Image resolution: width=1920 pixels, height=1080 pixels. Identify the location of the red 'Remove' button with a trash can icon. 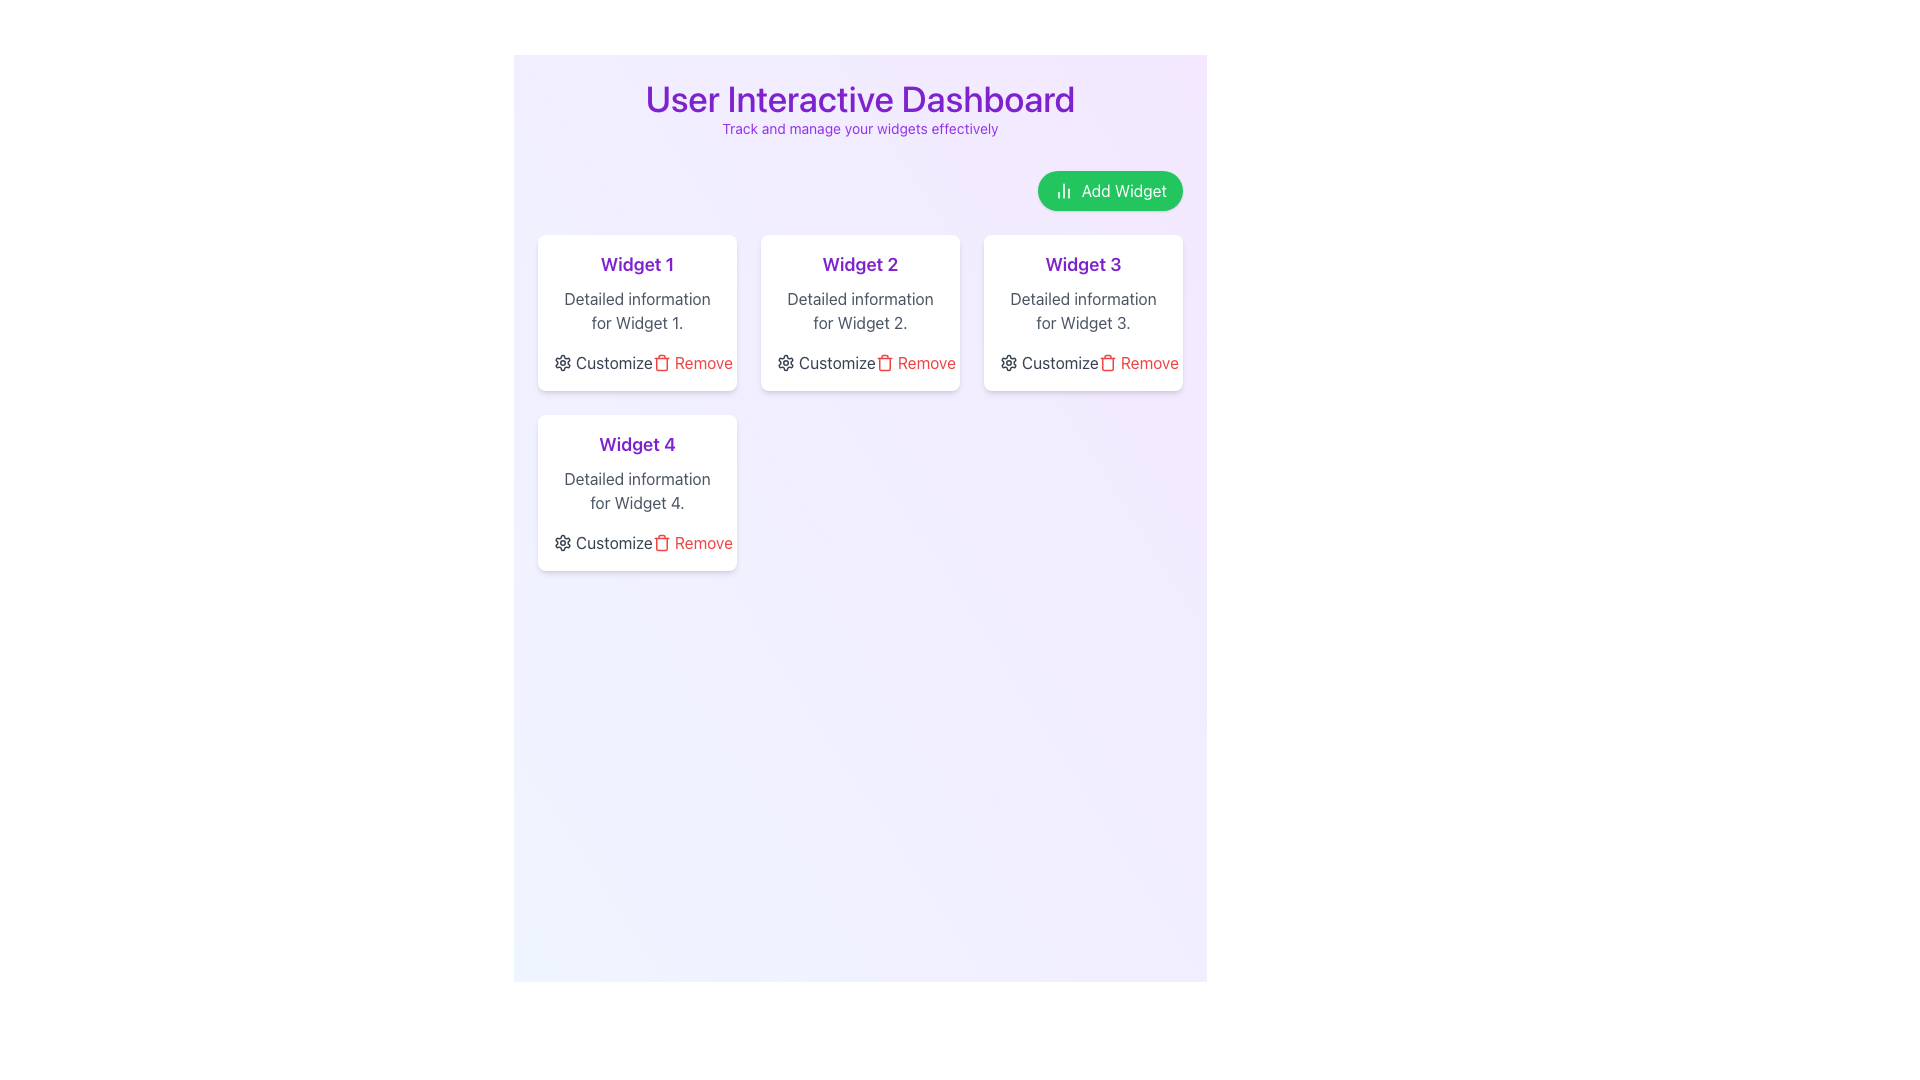
(692, 362).